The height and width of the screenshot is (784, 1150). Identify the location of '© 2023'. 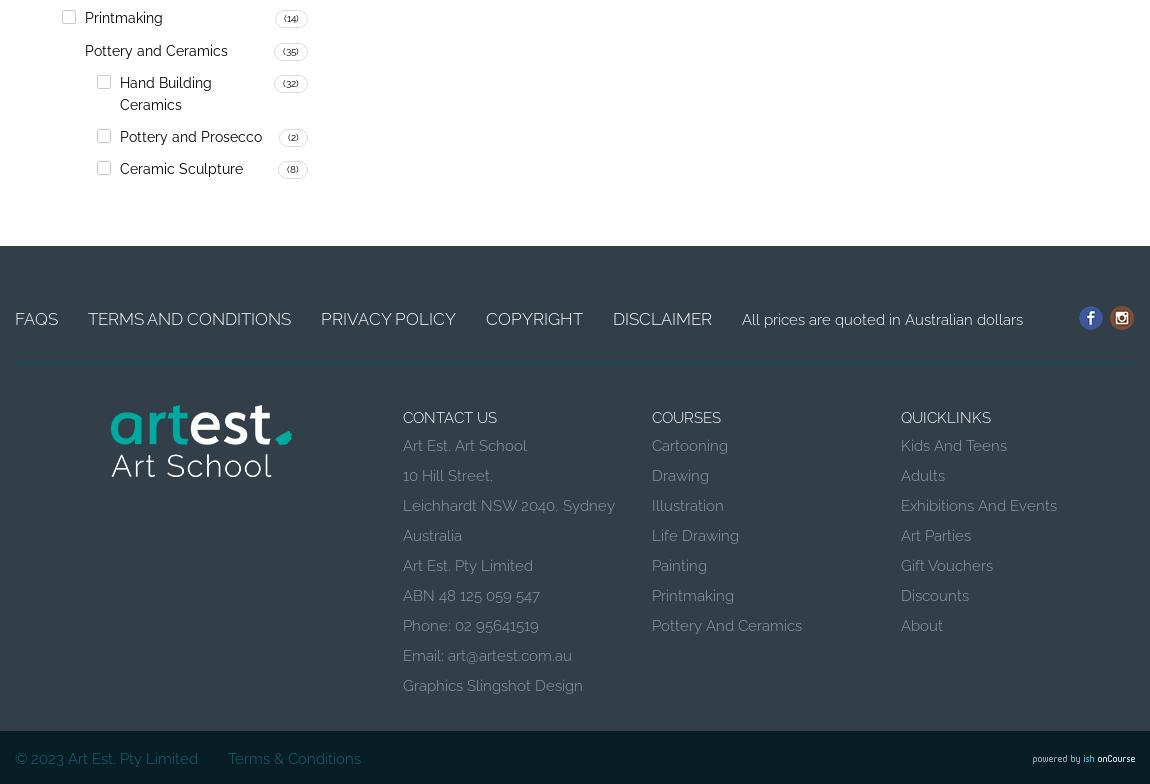
(13, 758).